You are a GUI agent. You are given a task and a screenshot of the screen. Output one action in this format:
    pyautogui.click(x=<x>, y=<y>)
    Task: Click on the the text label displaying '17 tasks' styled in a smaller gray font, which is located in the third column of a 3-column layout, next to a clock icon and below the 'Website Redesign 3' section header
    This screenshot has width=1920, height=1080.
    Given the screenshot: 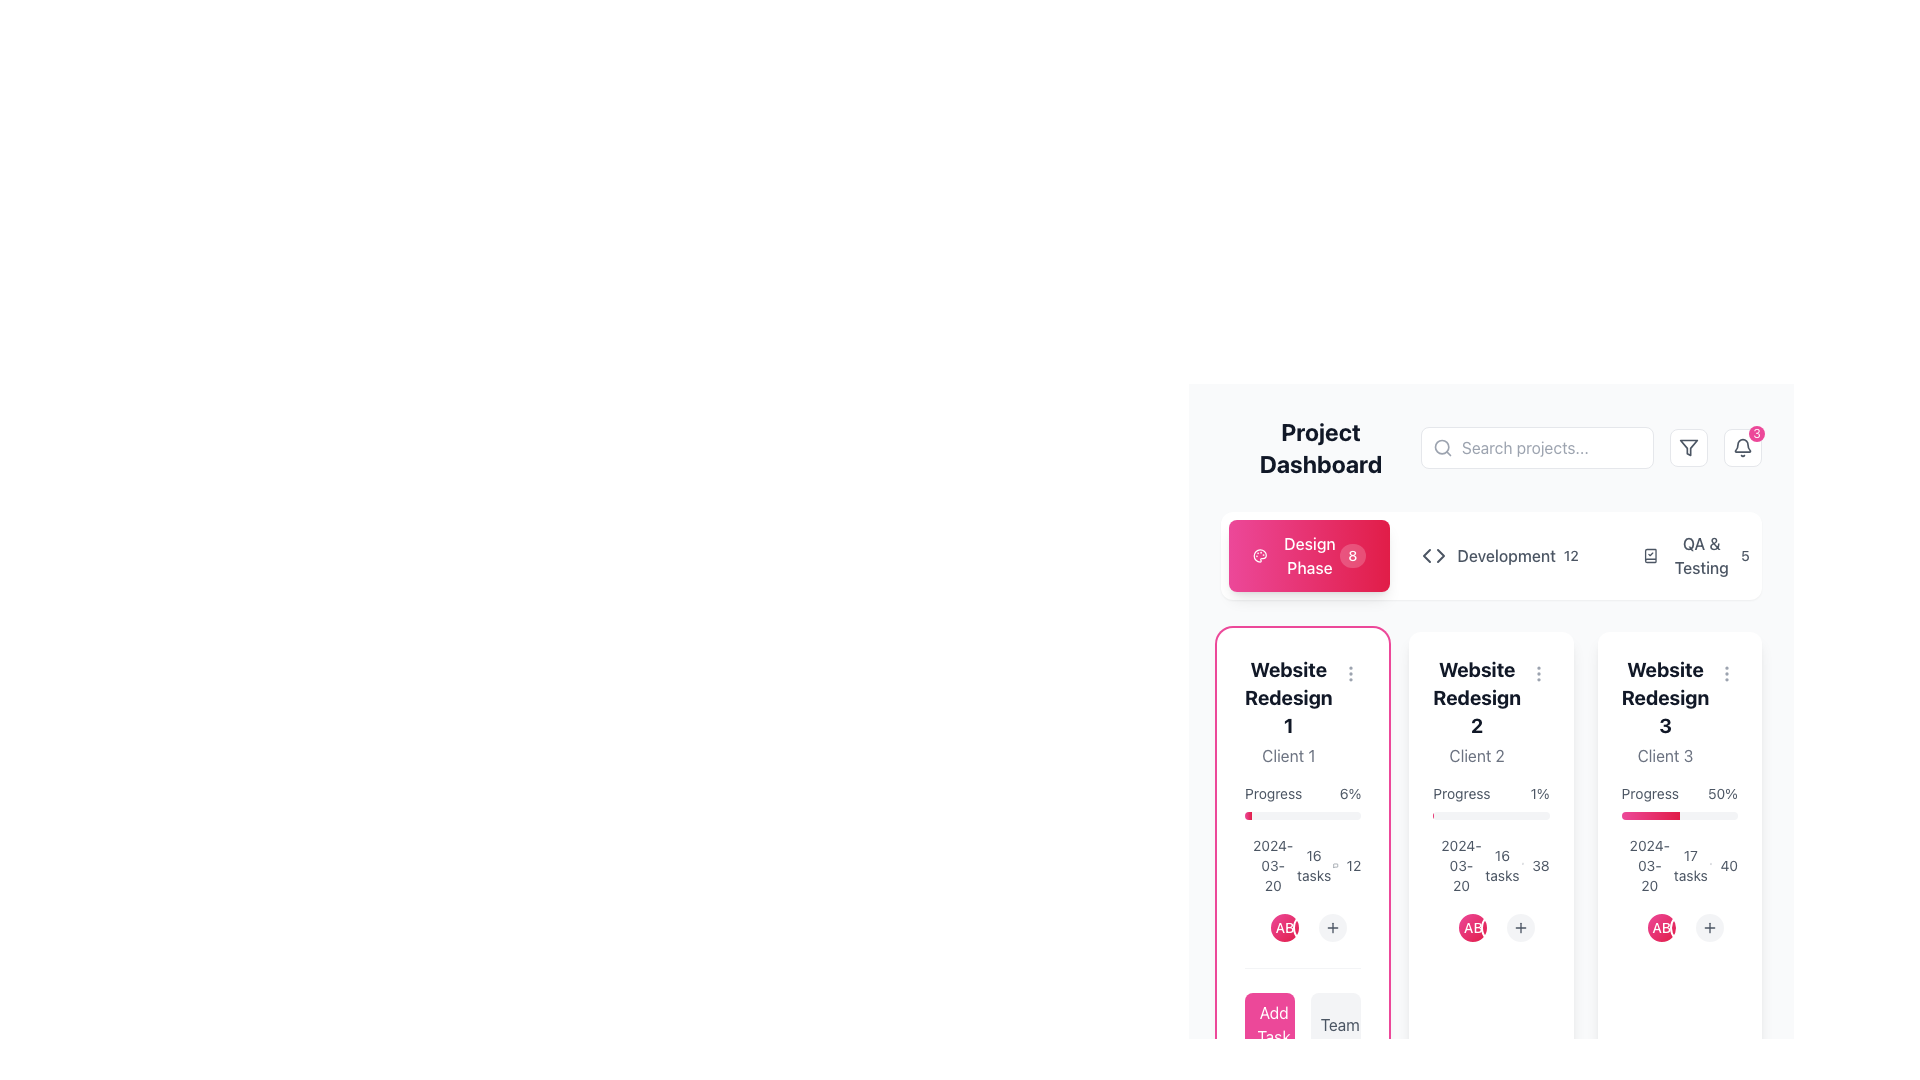 What is the action you would take?
    pyautogui.click(x=1679, y=865)
    